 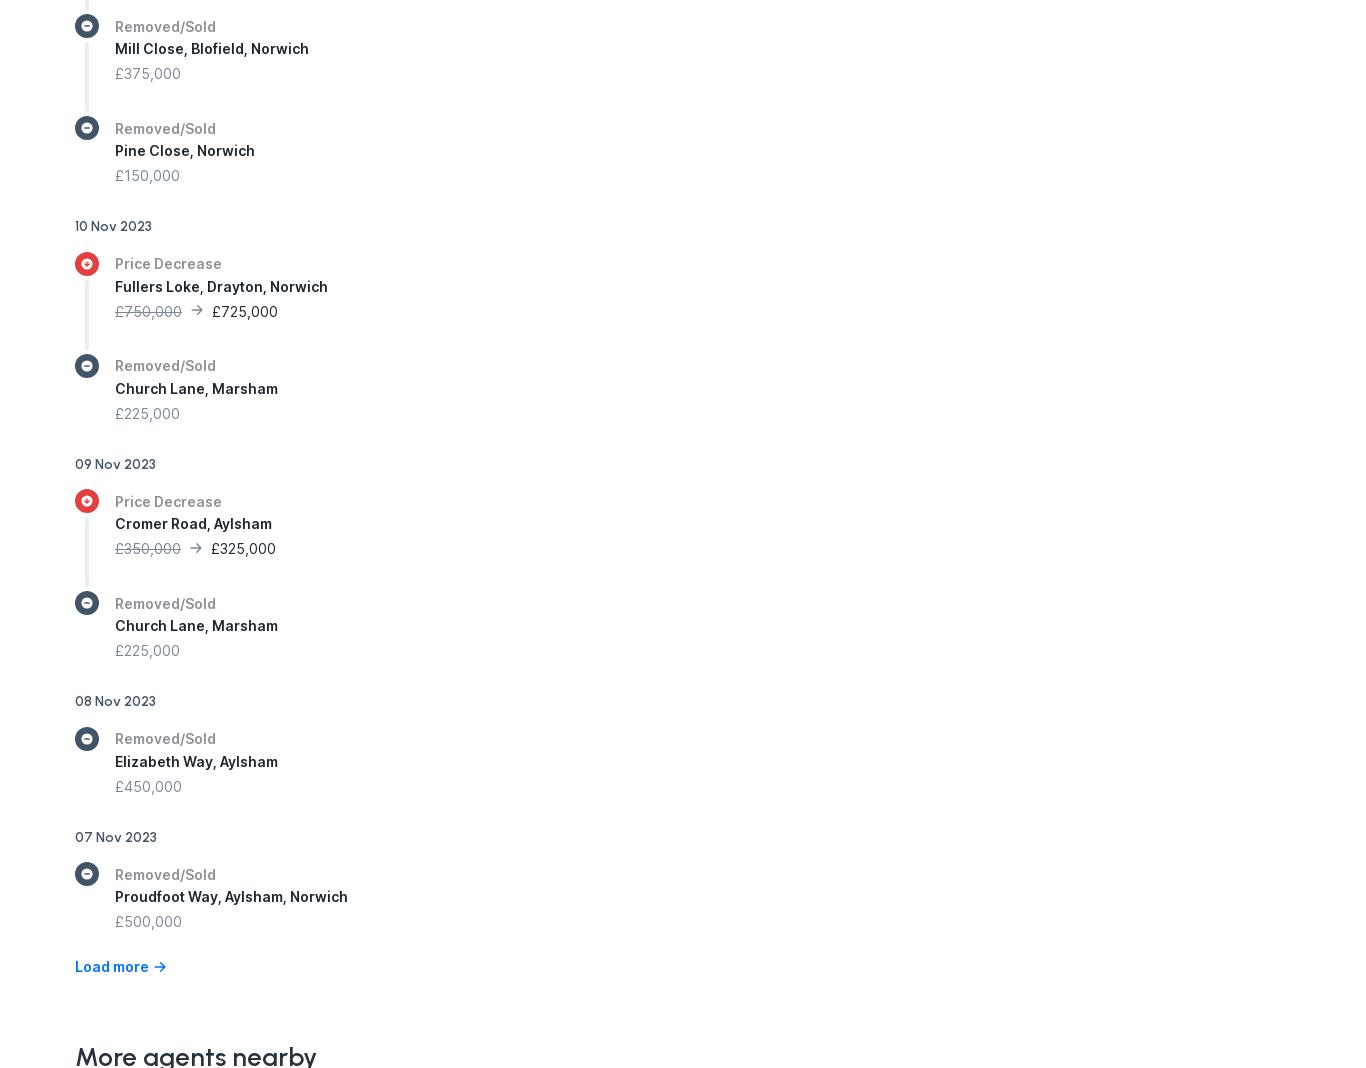 What do you see at coordinates (113, 226) in the screenshot?
I see `'10 Nov 2023'` at bounding box center [113, 226].